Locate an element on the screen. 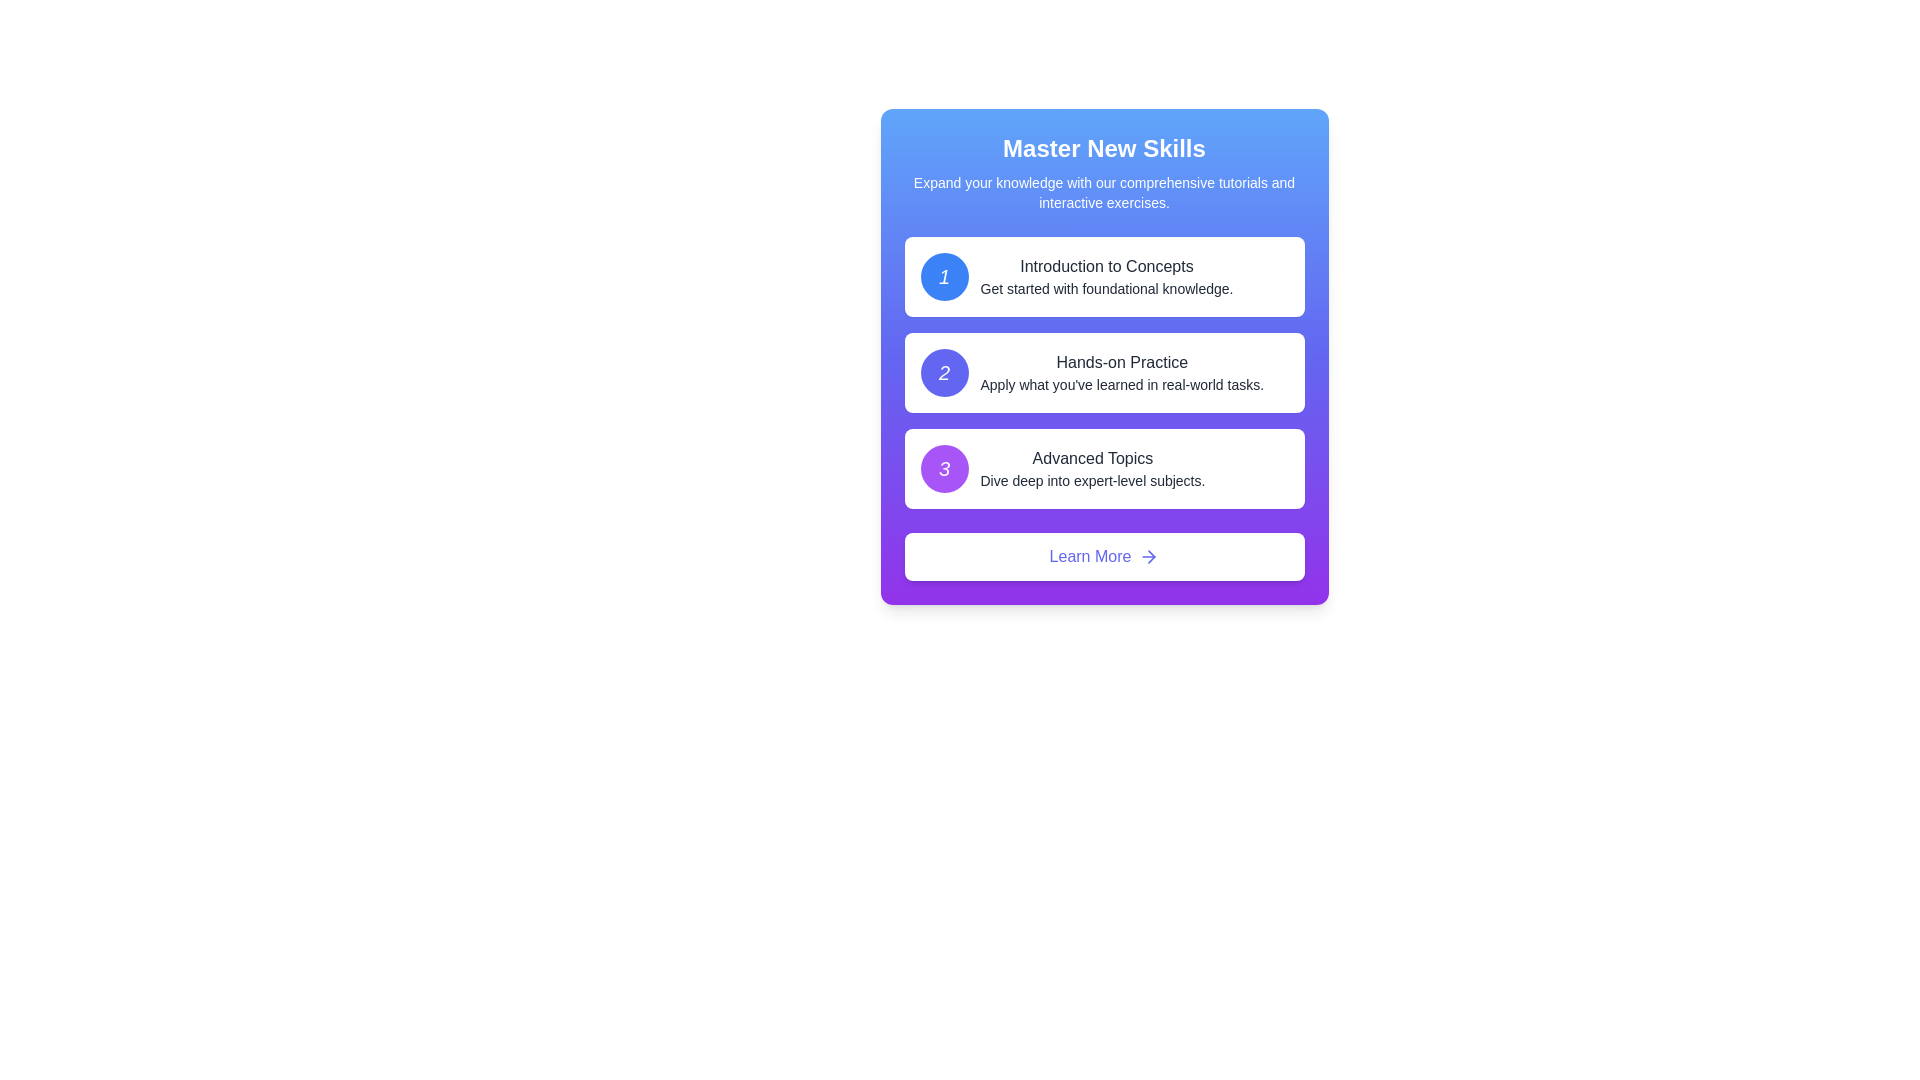  the numerical label '1' displayed in a bold font style within a blue circular background, located at the top of the list in the main content box is located at coordinates (943, 277).